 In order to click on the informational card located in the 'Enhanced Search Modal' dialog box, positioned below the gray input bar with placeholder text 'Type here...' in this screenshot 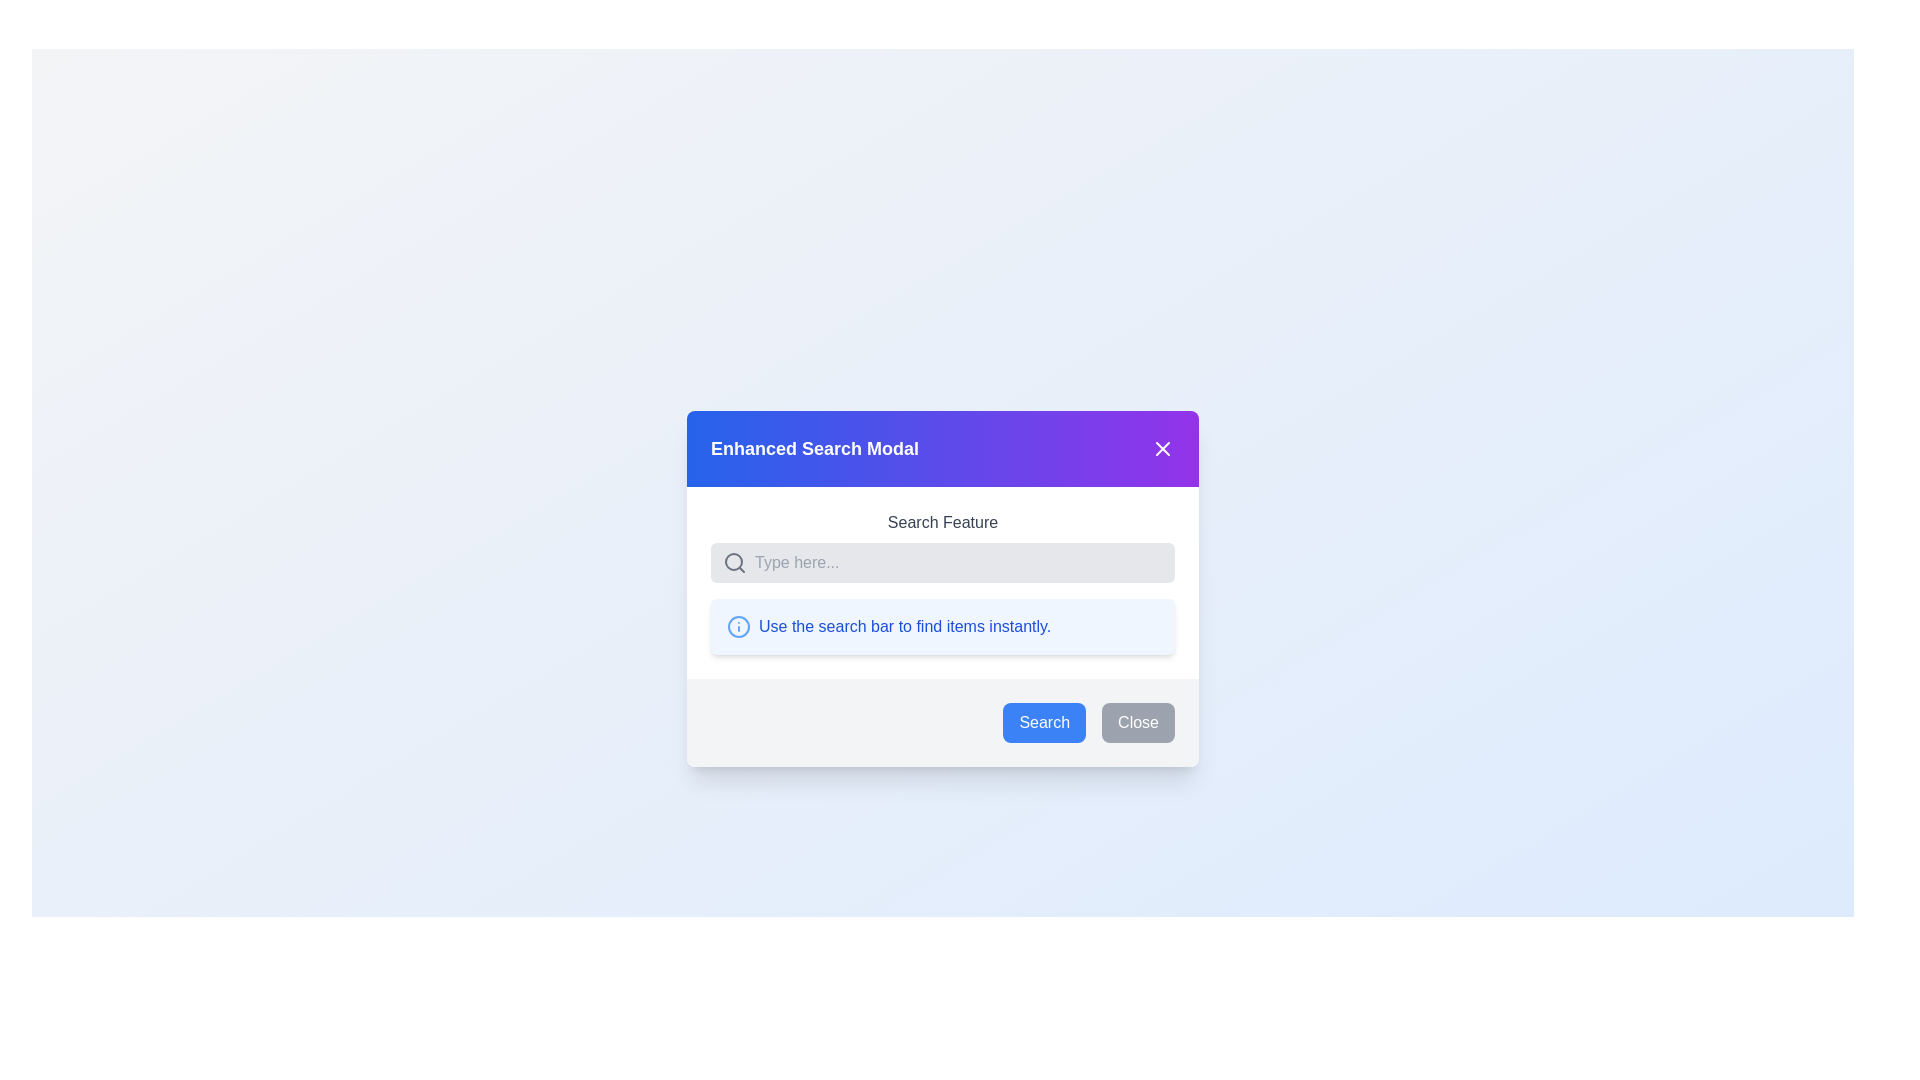, I will do `click(941, 626)`.